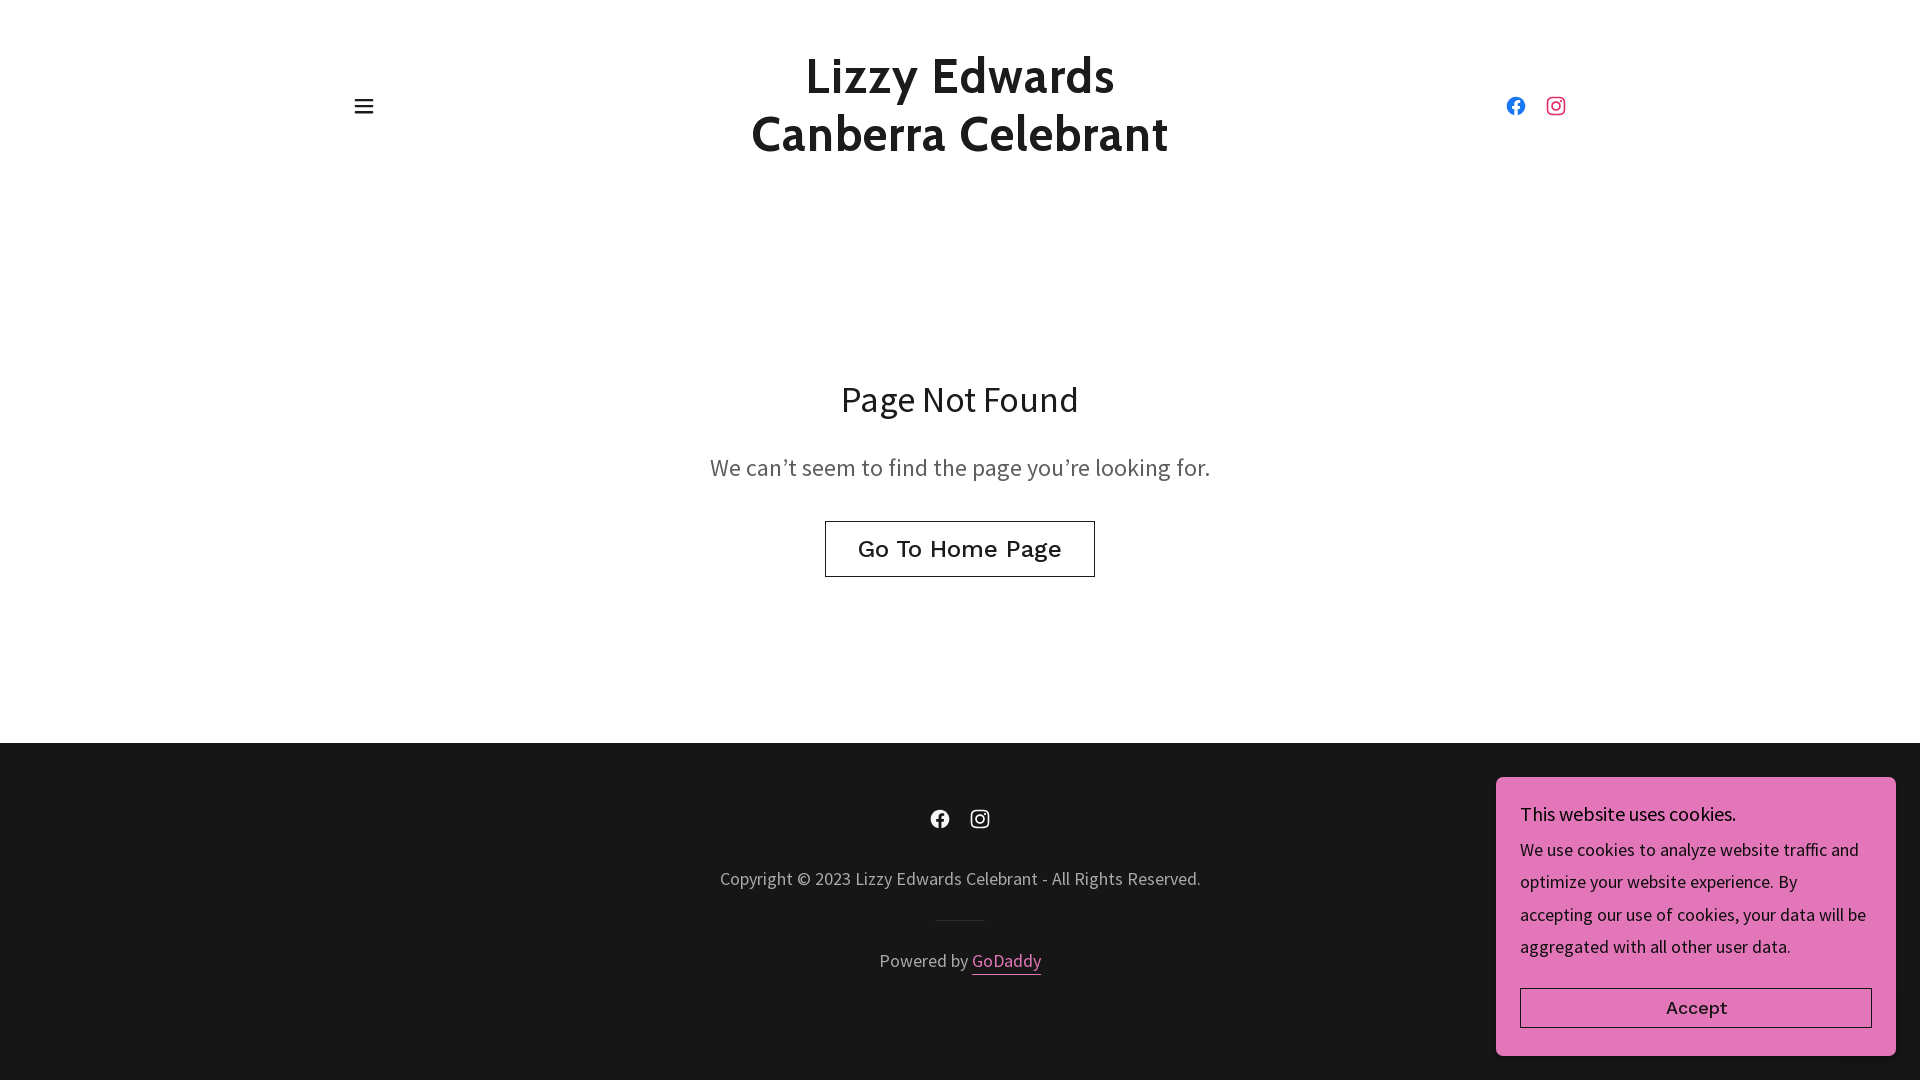 This screenshot has height=1080, width=1920. What do you see at coordinates (1694, 1007) in the screenshot?
I see `'Accept'` at bounding box center [1694, 1007].